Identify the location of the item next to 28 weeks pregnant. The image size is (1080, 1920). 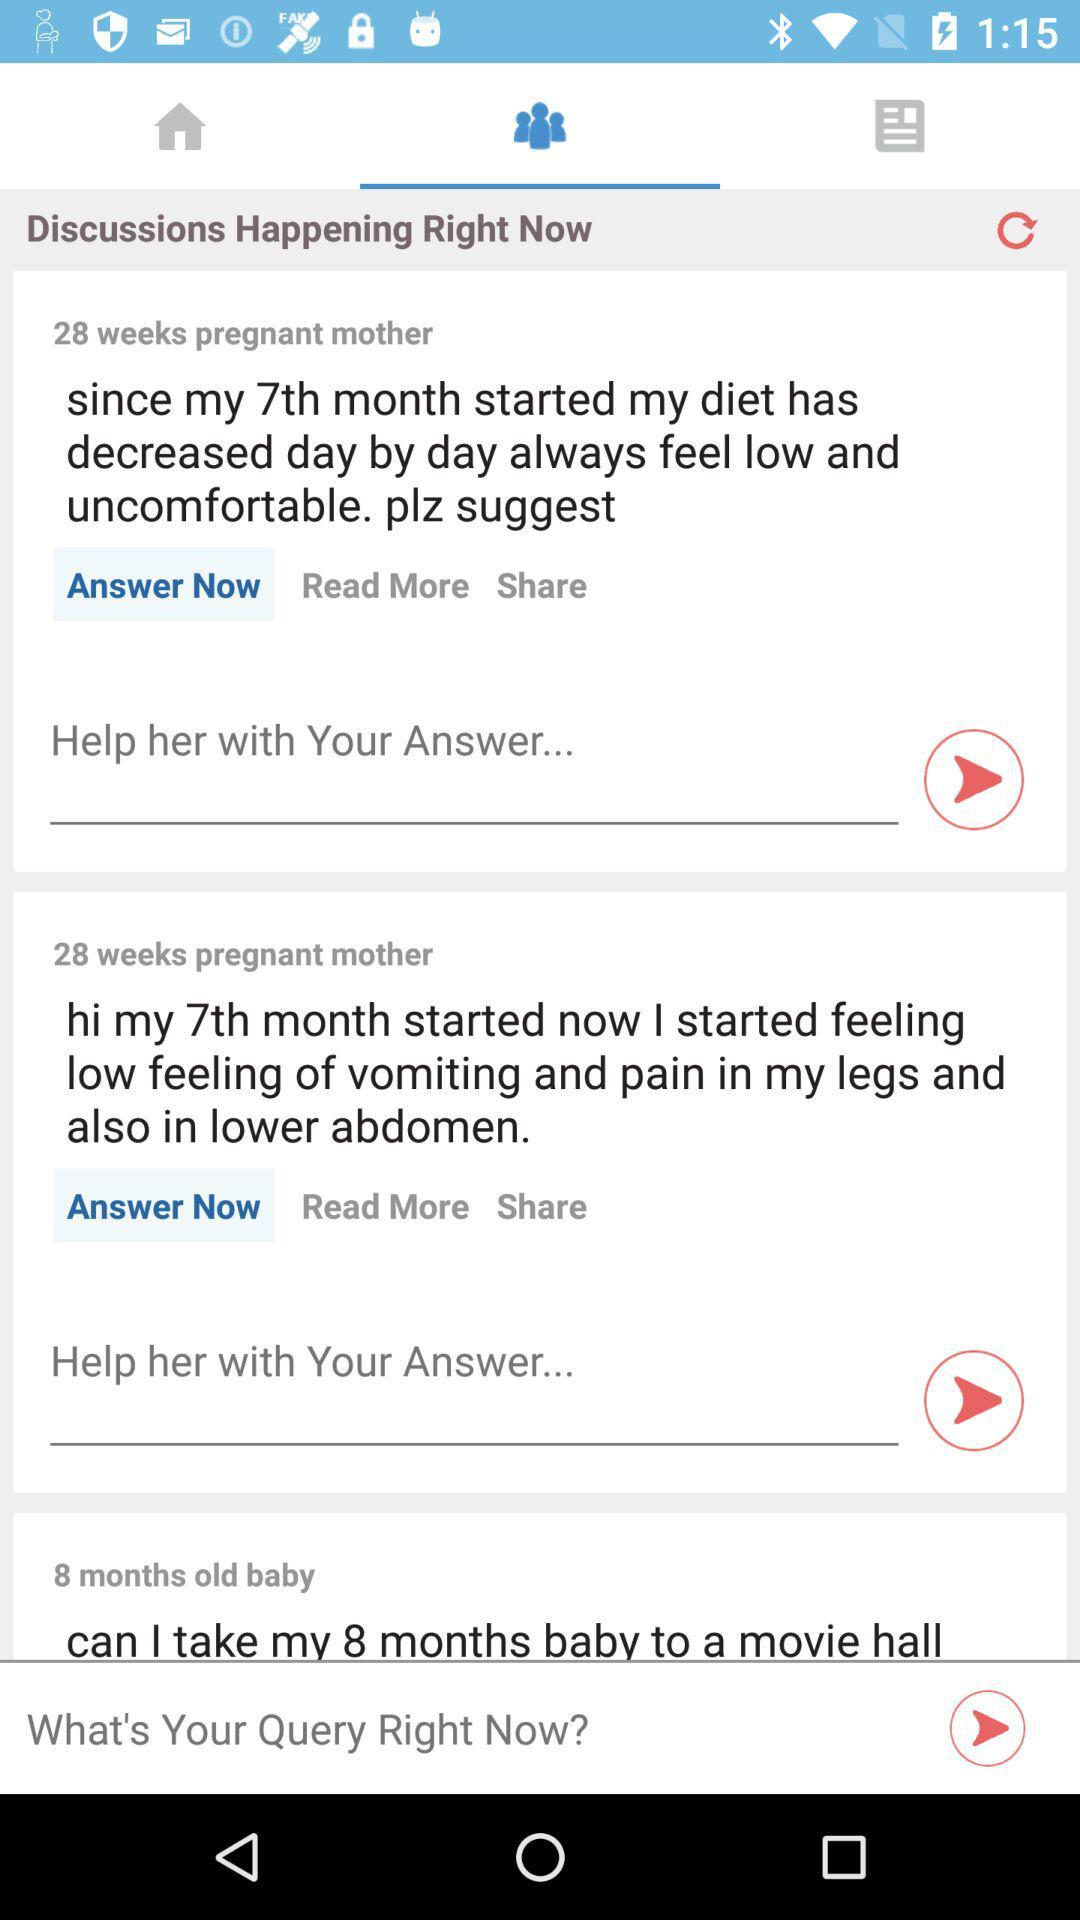
(743, 309).